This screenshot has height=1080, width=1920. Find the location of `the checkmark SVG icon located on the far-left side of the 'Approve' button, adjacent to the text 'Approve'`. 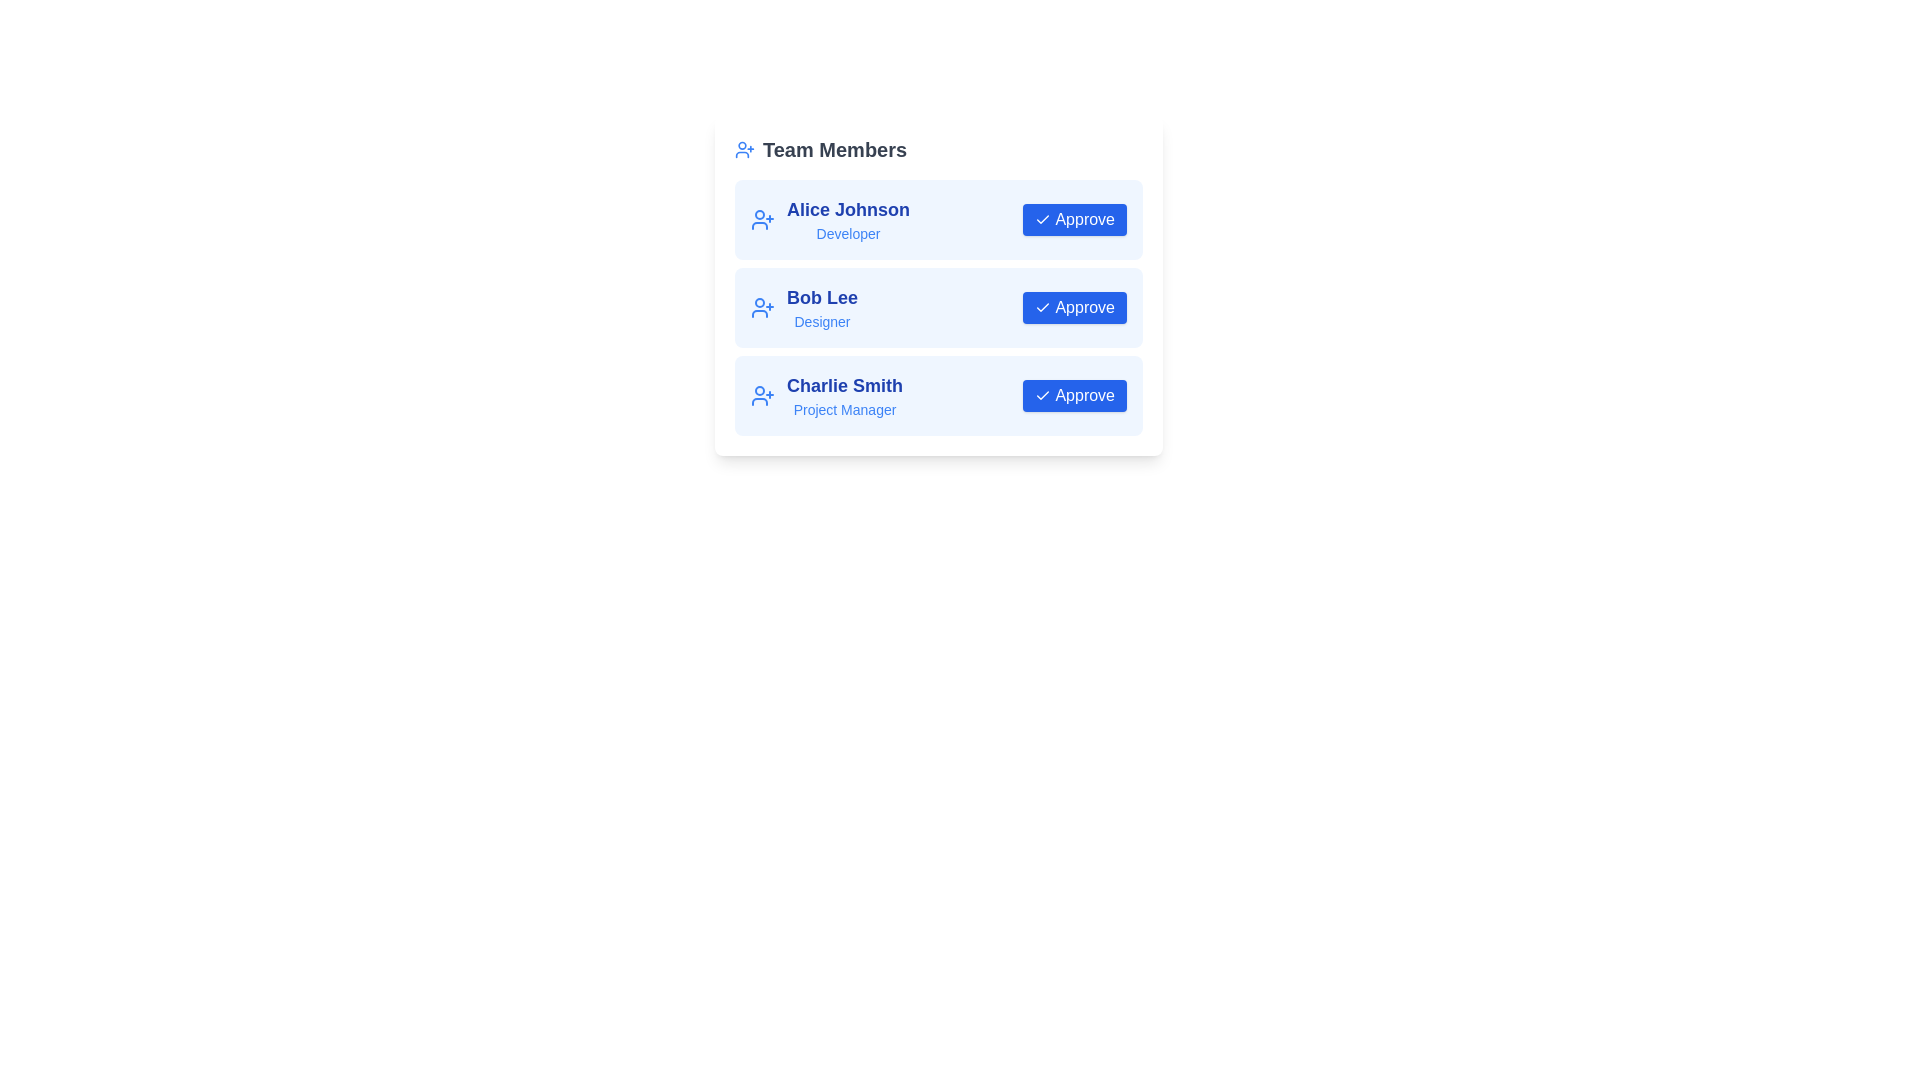

the checkmark SVG icon located on the far-left side of the 'Approve' button, adjacent to the text 'Approve' is located at coordinates (1042, 219).